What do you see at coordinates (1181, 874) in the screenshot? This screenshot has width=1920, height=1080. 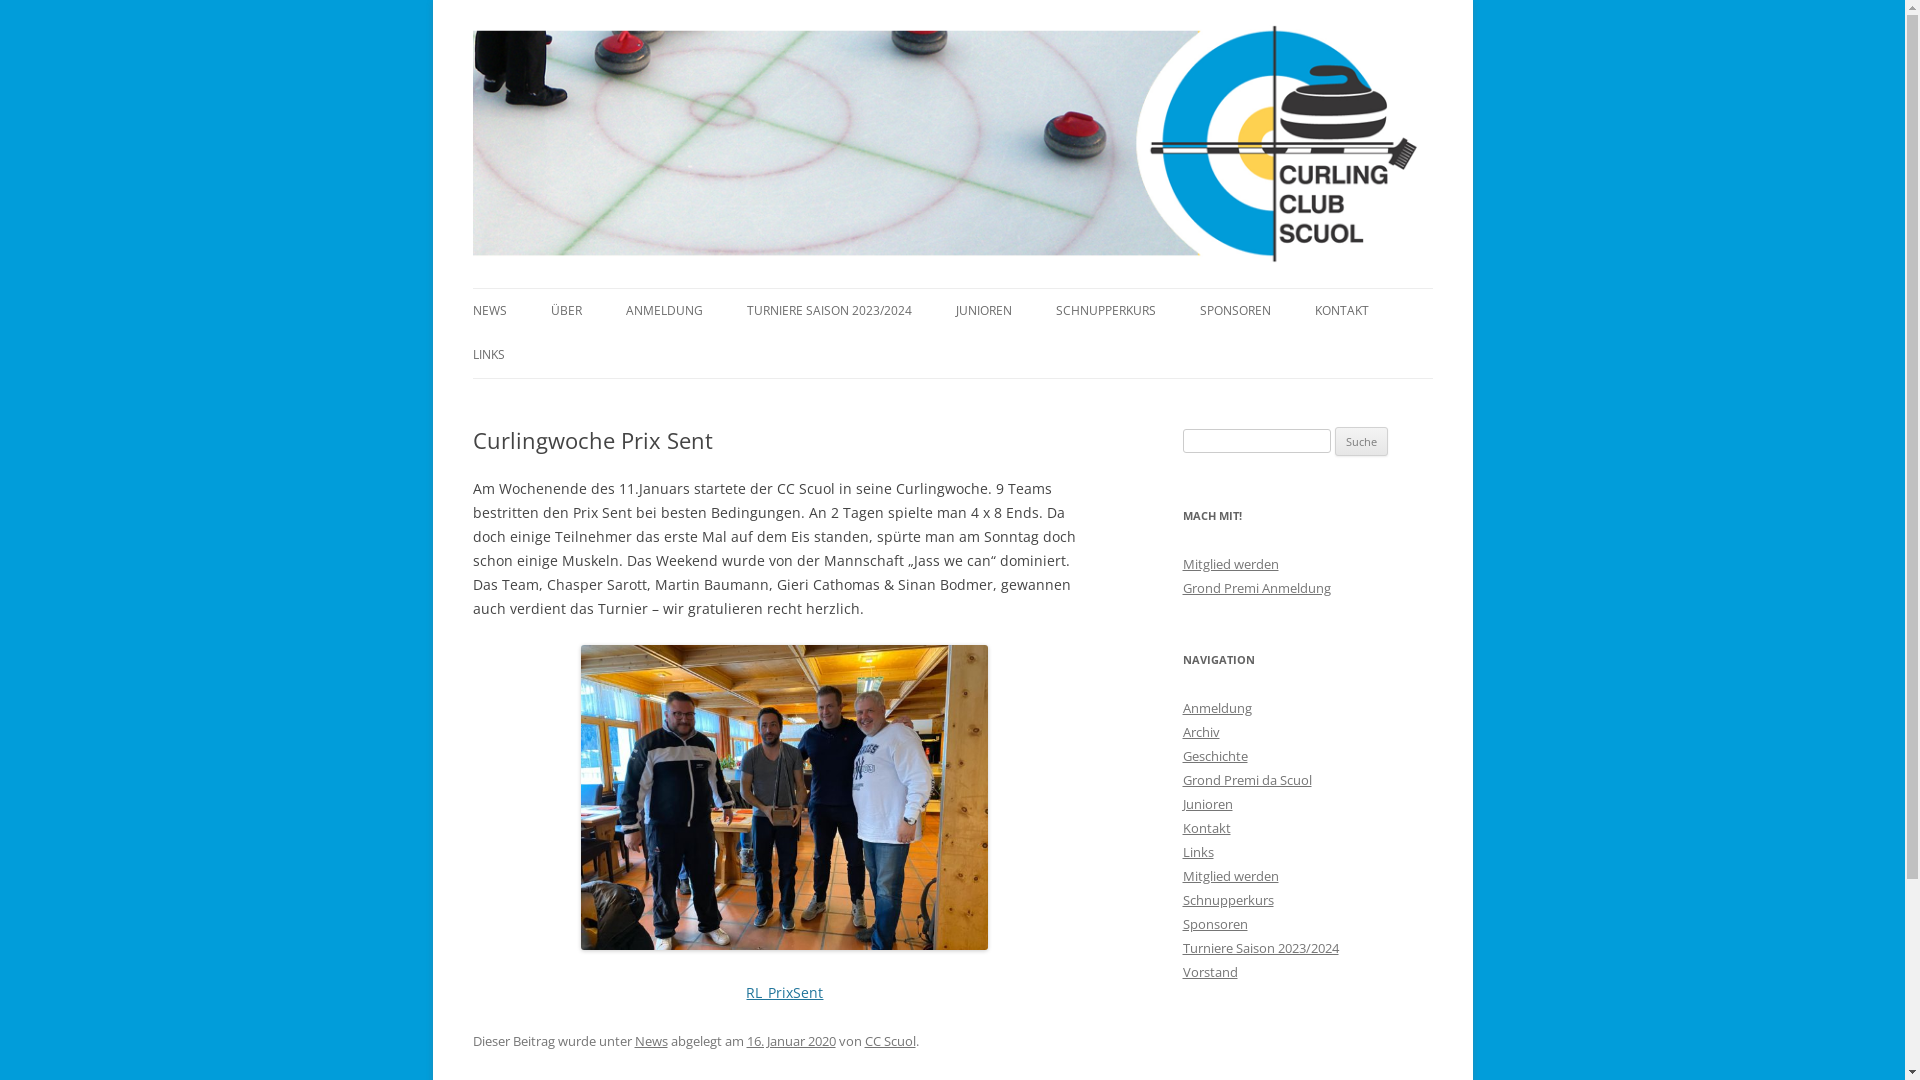 I see `'Mitglied werden'` at bounding box center [1181, 874].